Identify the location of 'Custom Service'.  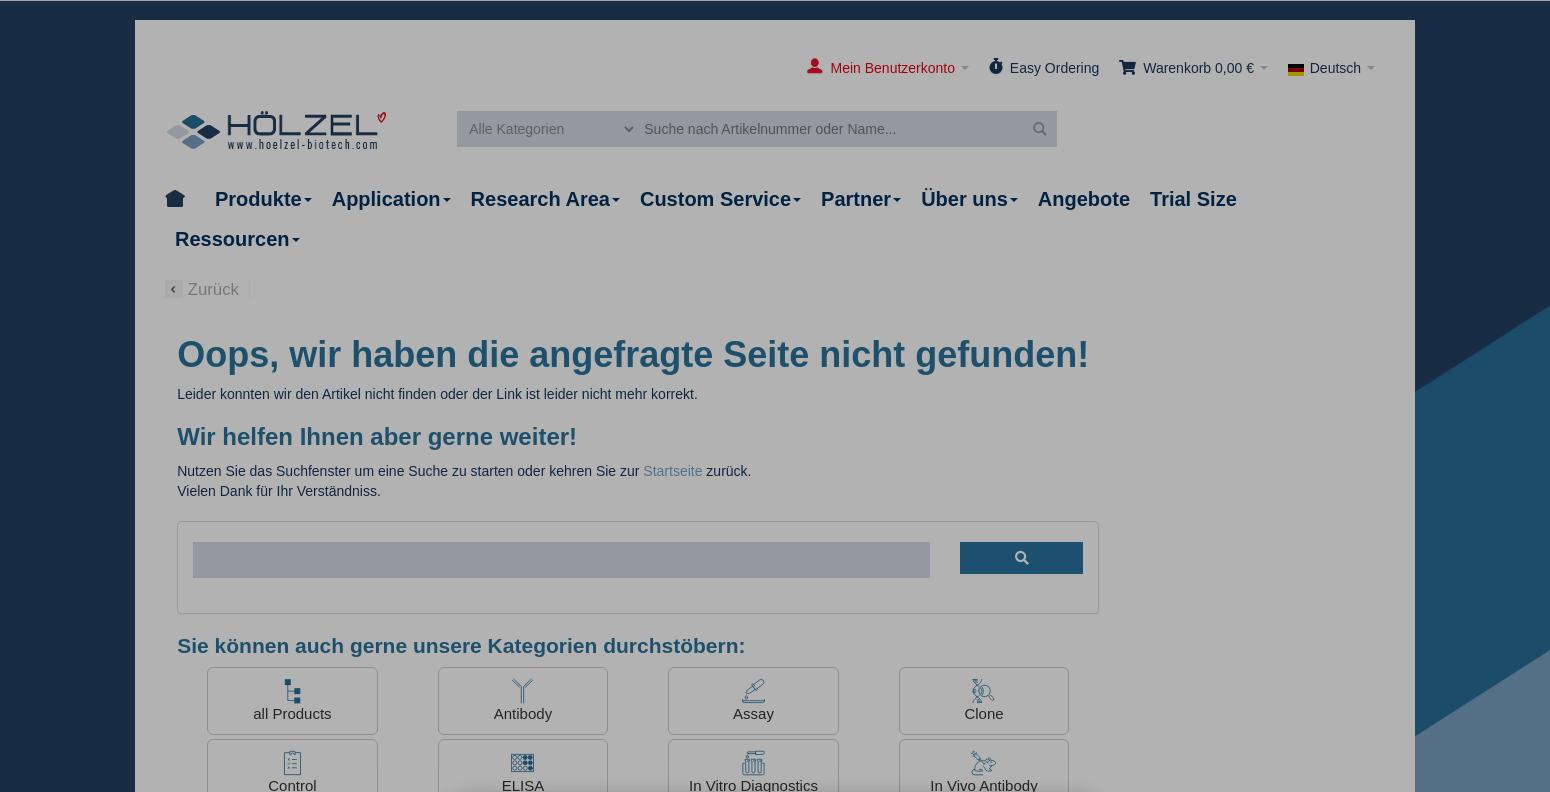
(715, 198).